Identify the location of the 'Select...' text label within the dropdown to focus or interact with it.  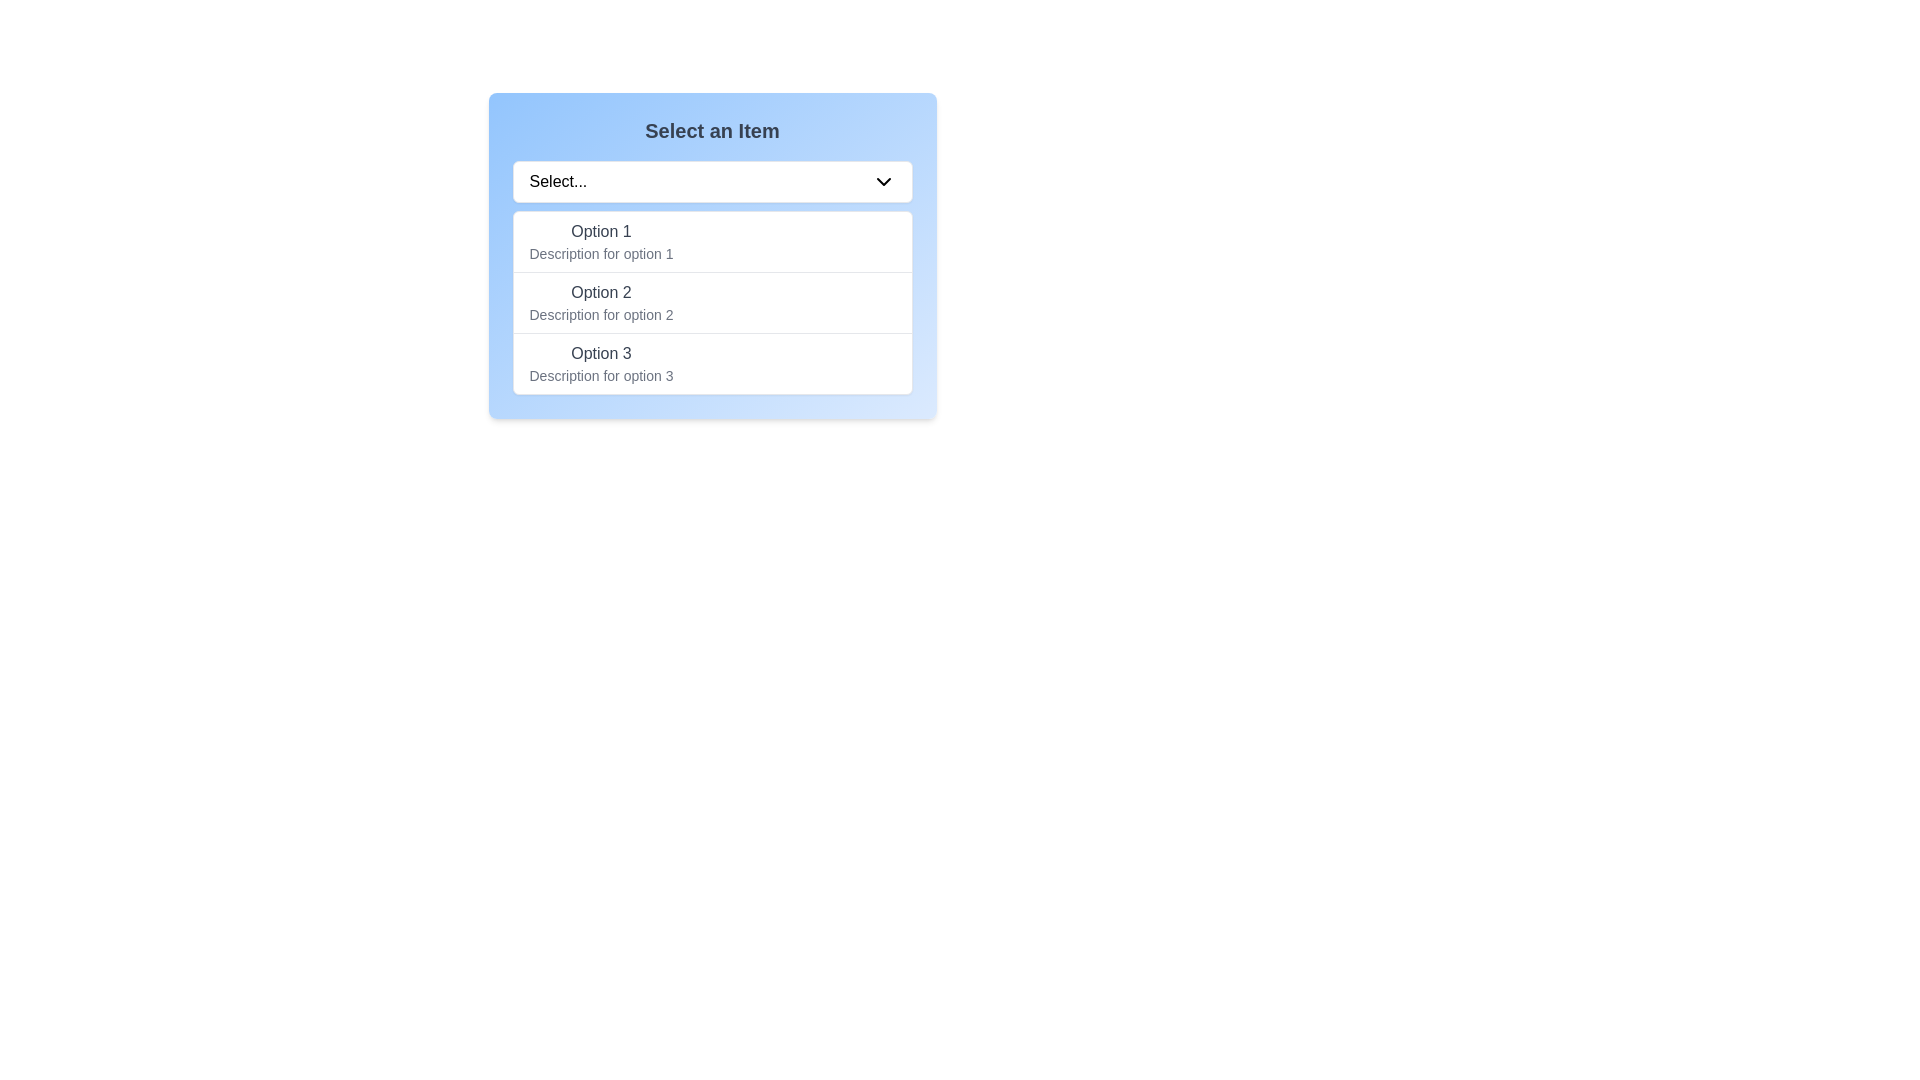
(558, 181).